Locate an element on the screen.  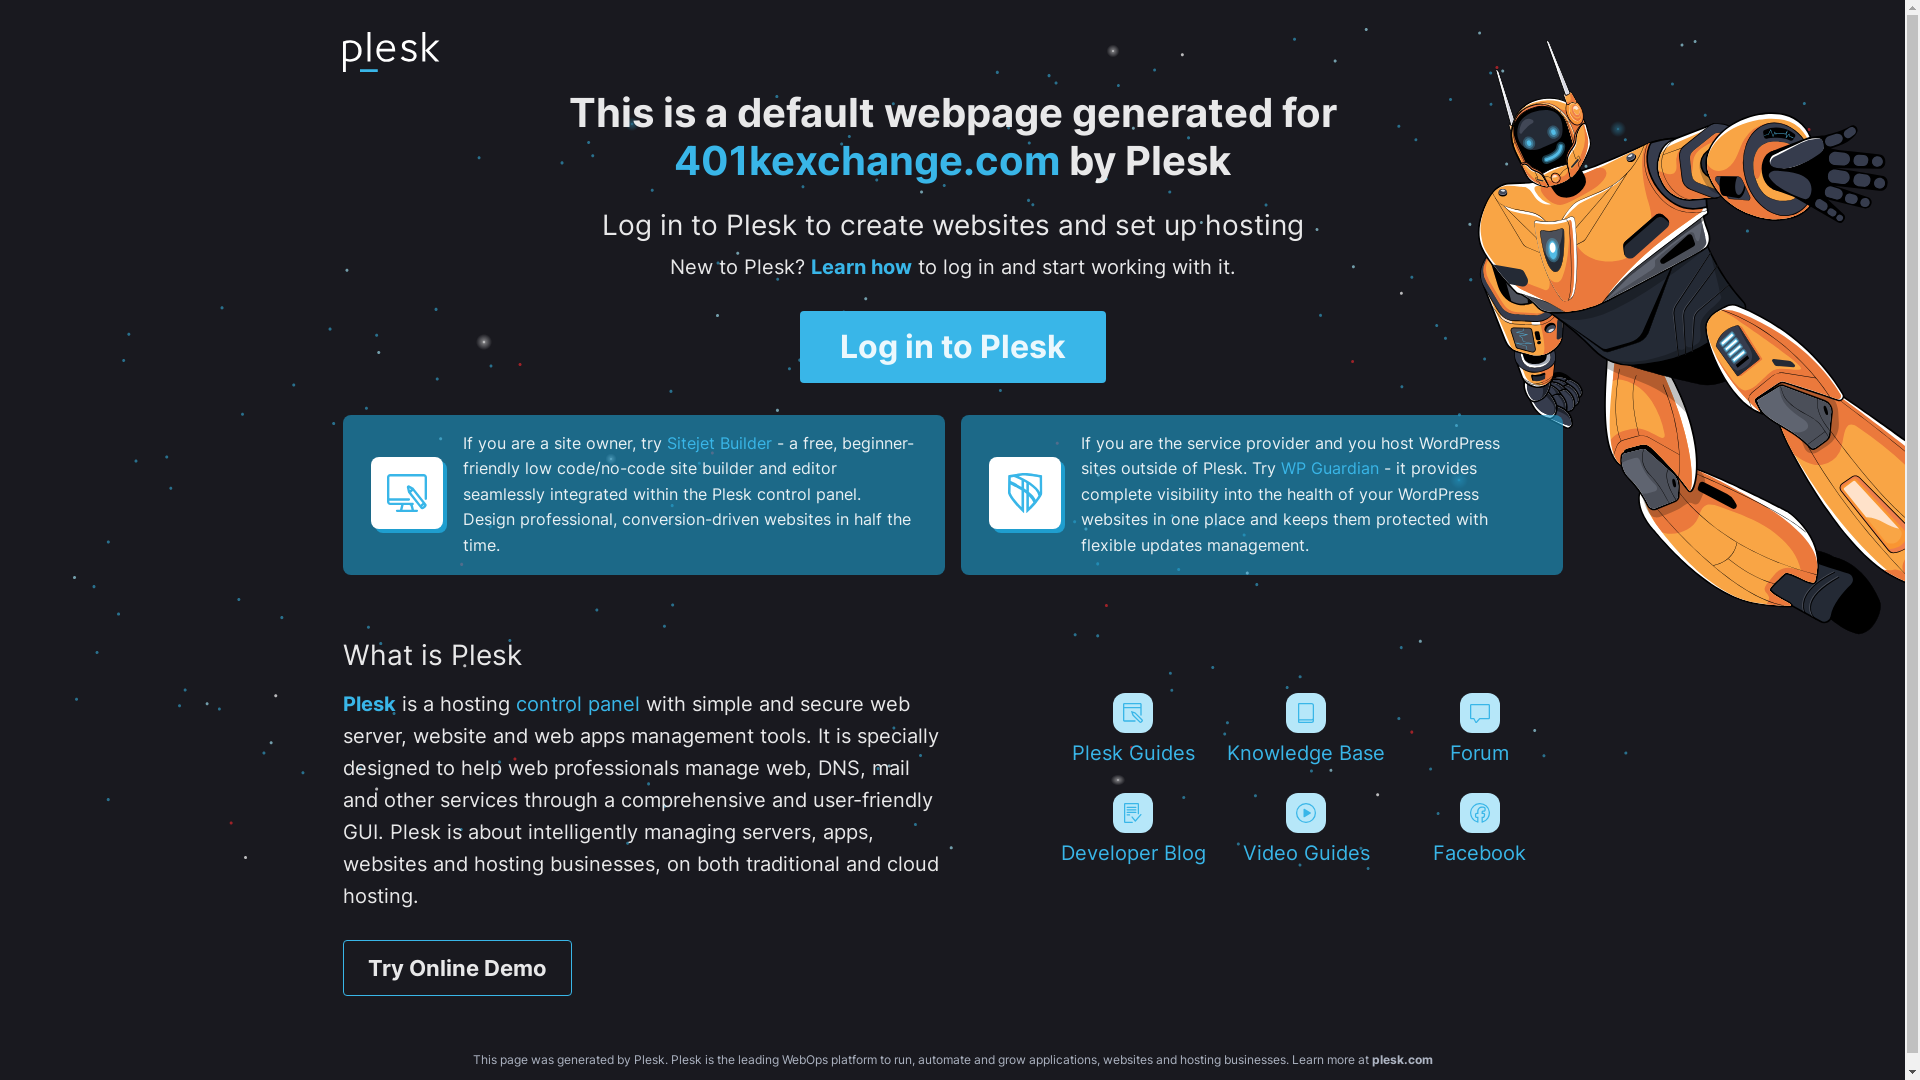
'WP Guardian' is located at coordinates (1280, 467).